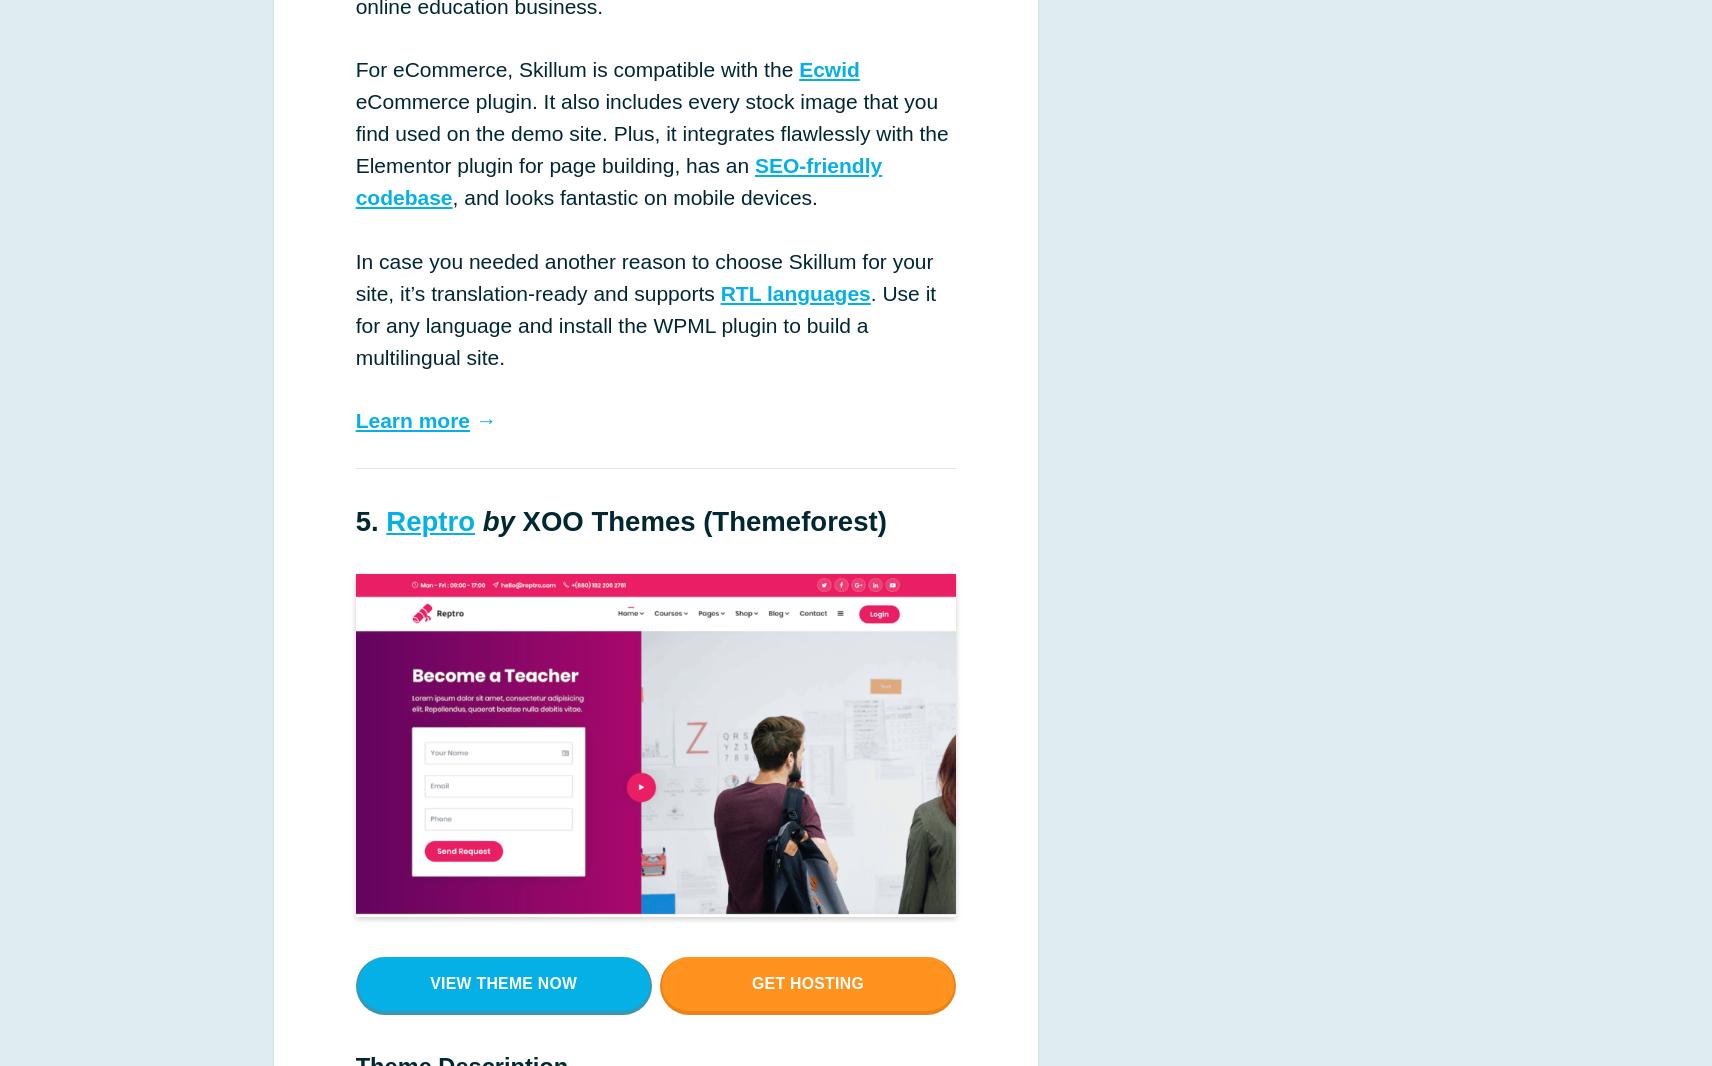  What do you see at coordinates (617, 180) in the screenshot?
I see `'SEO-friendly codebase'` at bounding box center [617, 180].